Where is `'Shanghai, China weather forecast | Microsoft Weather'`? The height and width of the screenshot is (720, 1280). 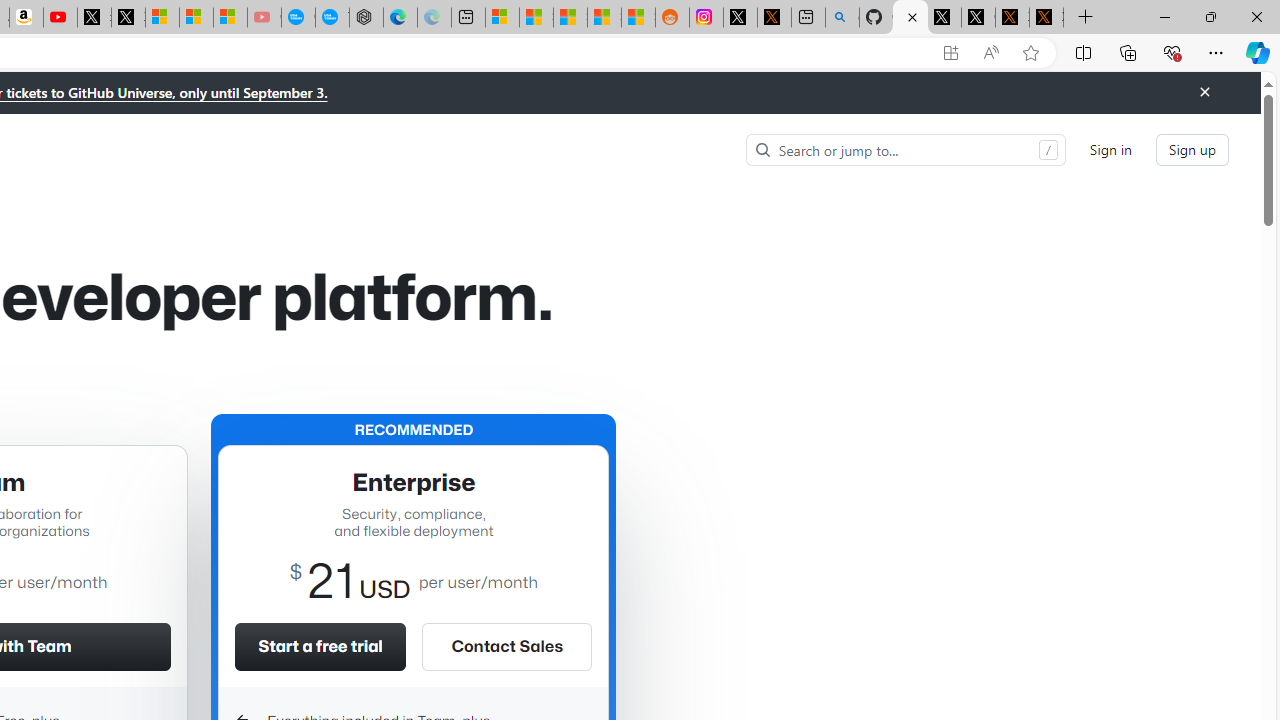 'Shanghai, China weather forecast | Microsoft Weather' is located at coordinates (536, 17).